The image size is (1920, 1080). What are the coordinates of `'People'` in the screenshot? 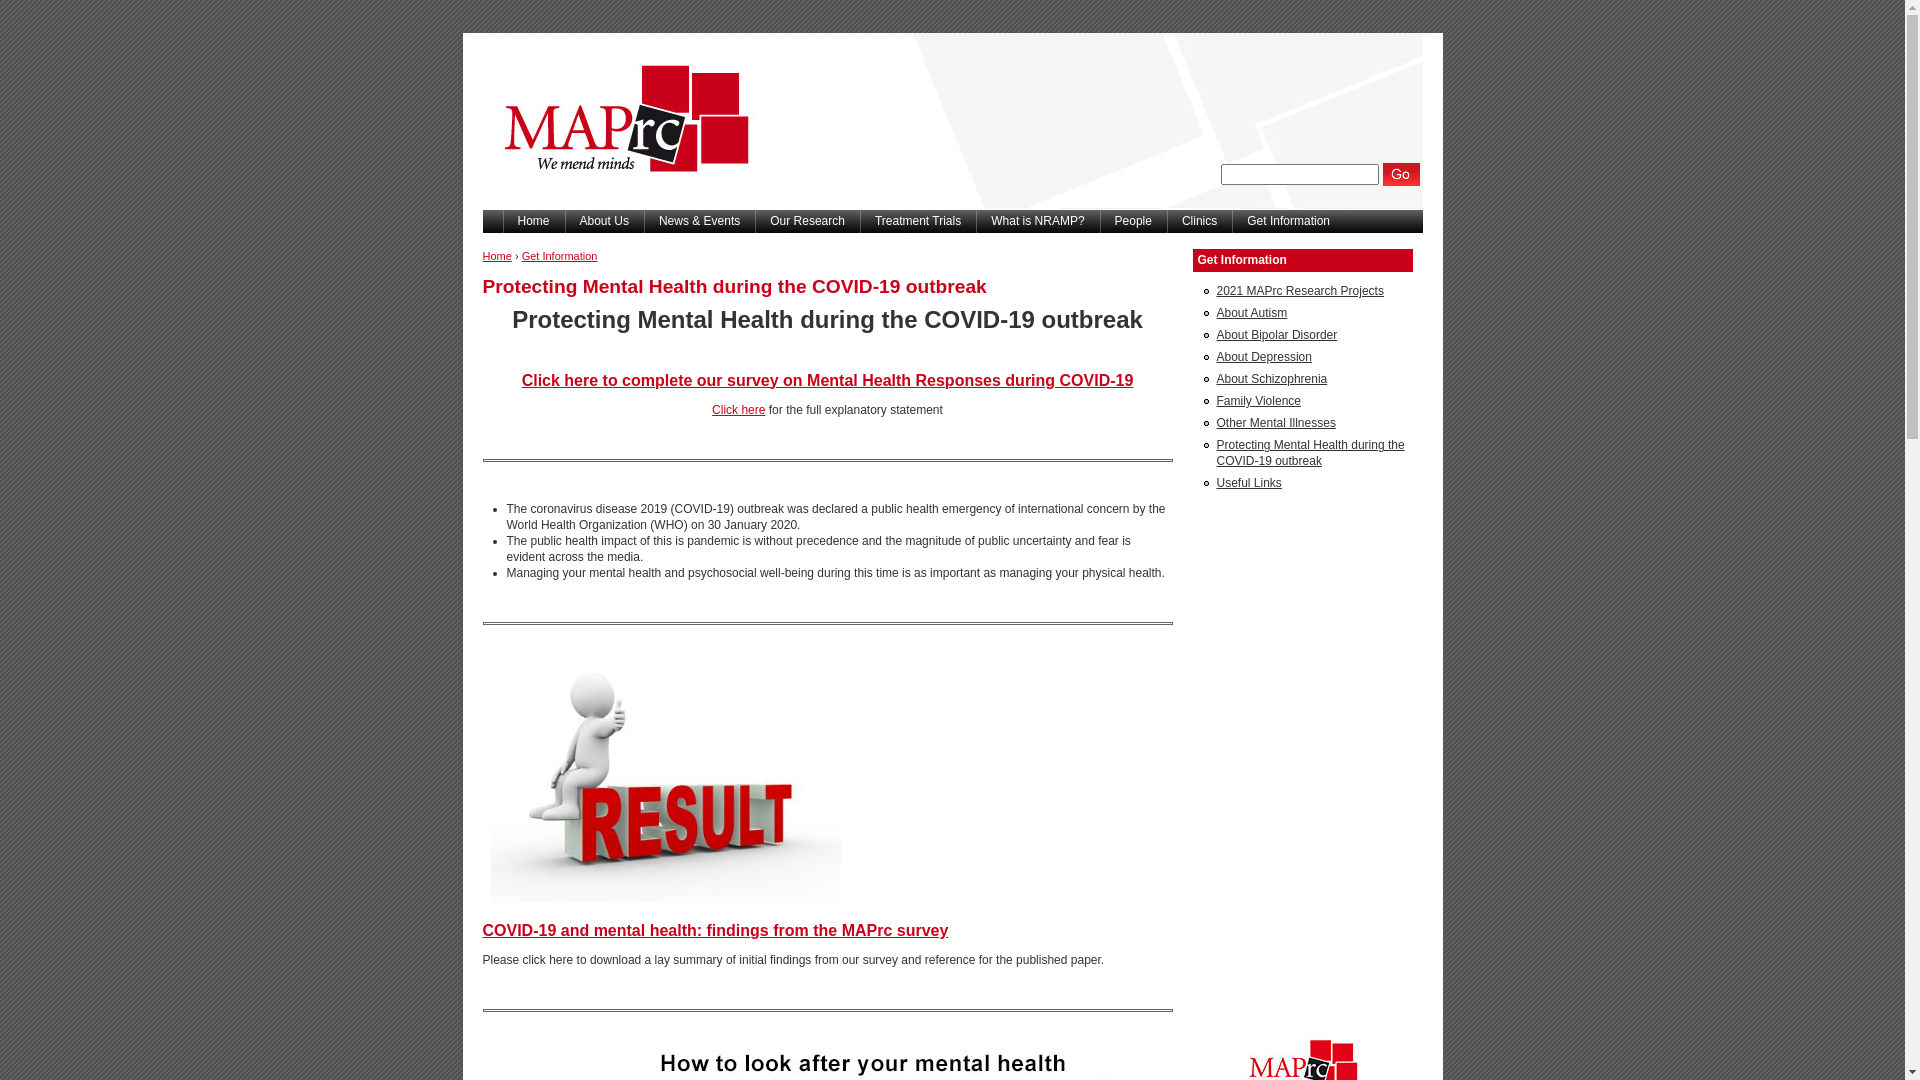 It's located at (1133, 221).